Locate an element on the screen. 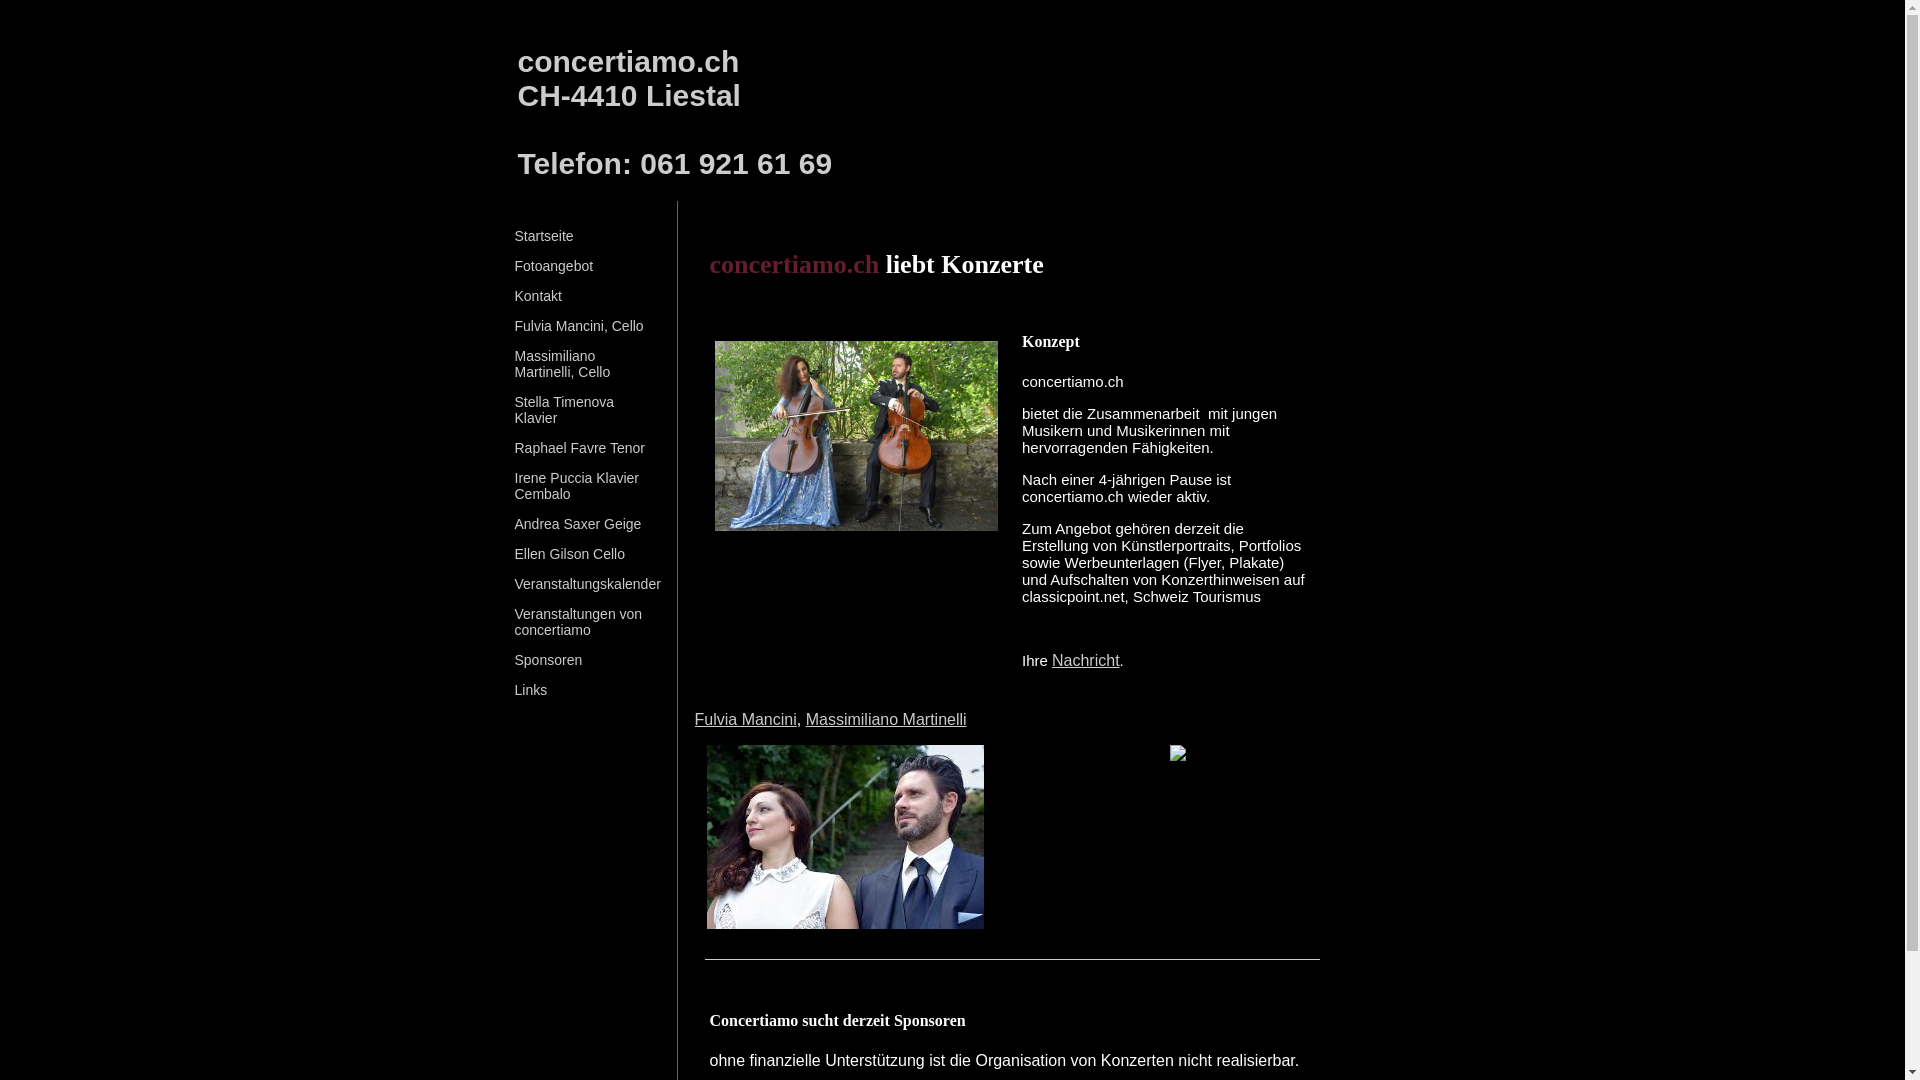 The image size is (1920, 1080). 'Massimiliano Martinelli' is located at coordinates (806, 718).